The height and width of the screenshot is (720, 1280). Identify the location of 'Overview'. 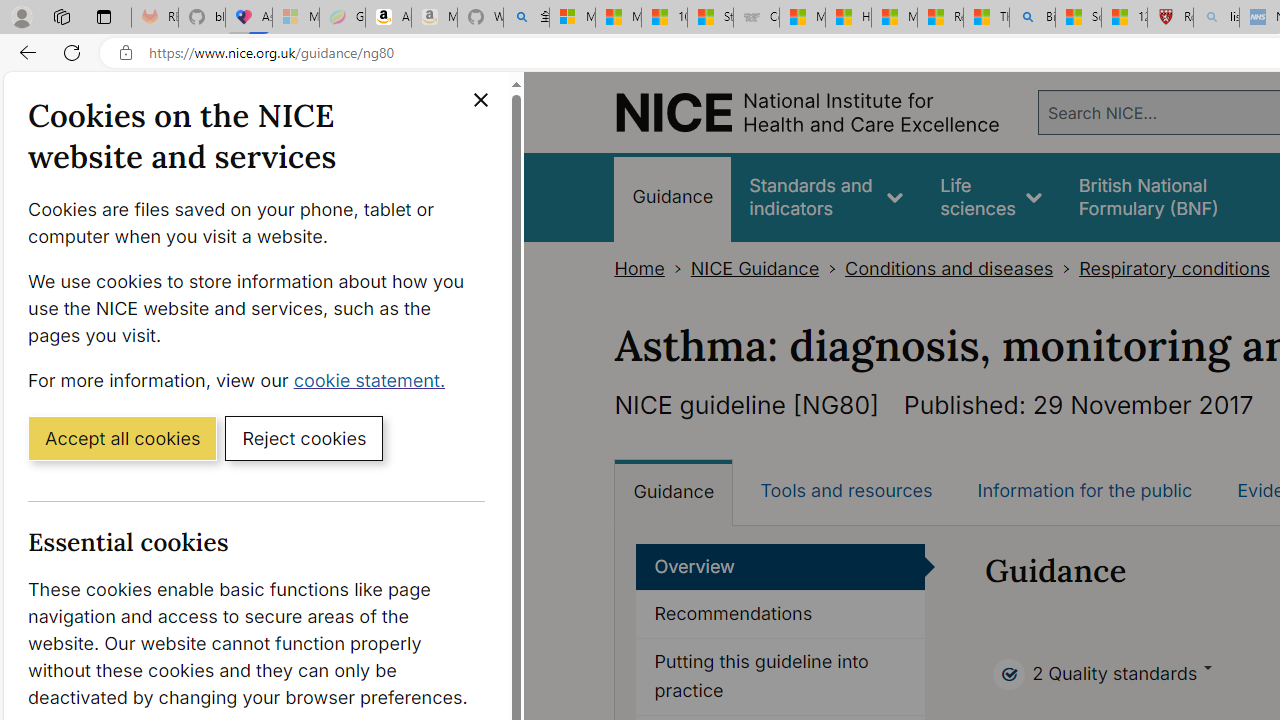
(780, 567).